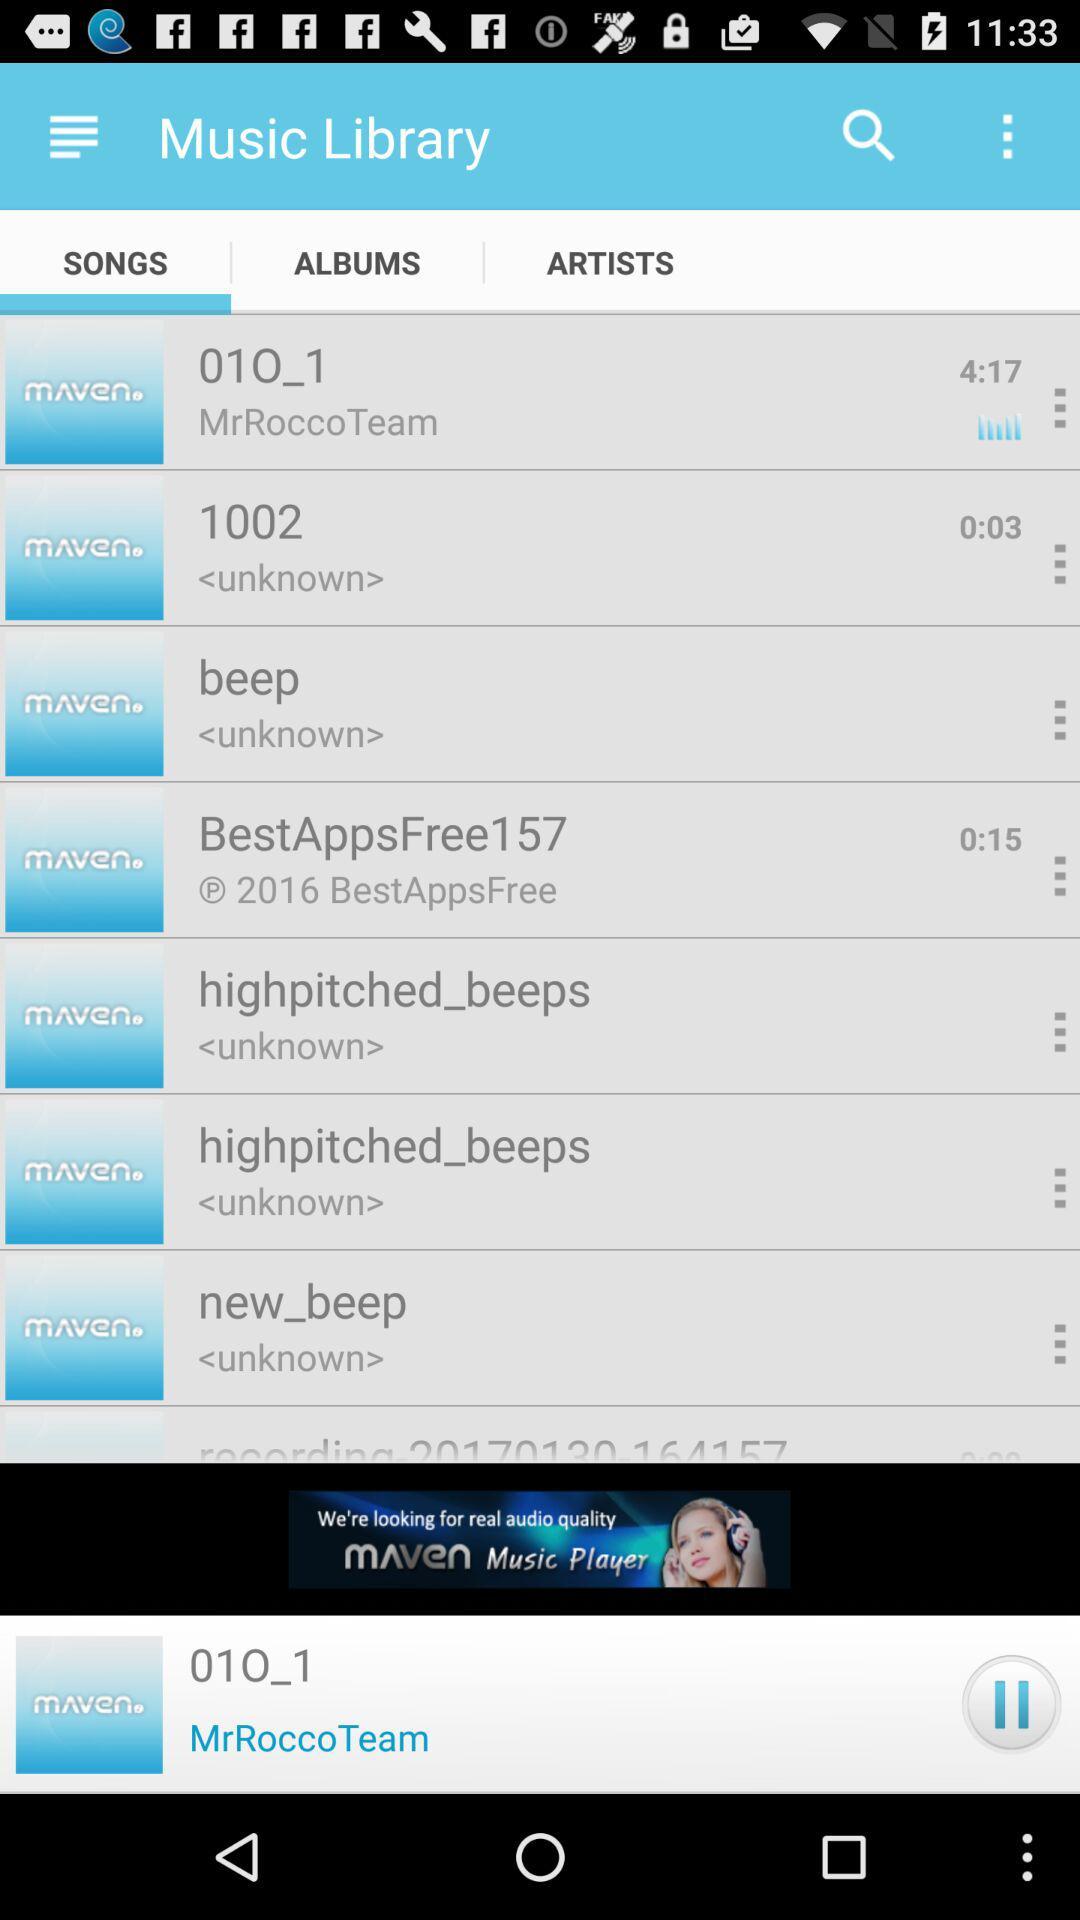  I want to click on the fifth menu icon, so click(1027, 878).